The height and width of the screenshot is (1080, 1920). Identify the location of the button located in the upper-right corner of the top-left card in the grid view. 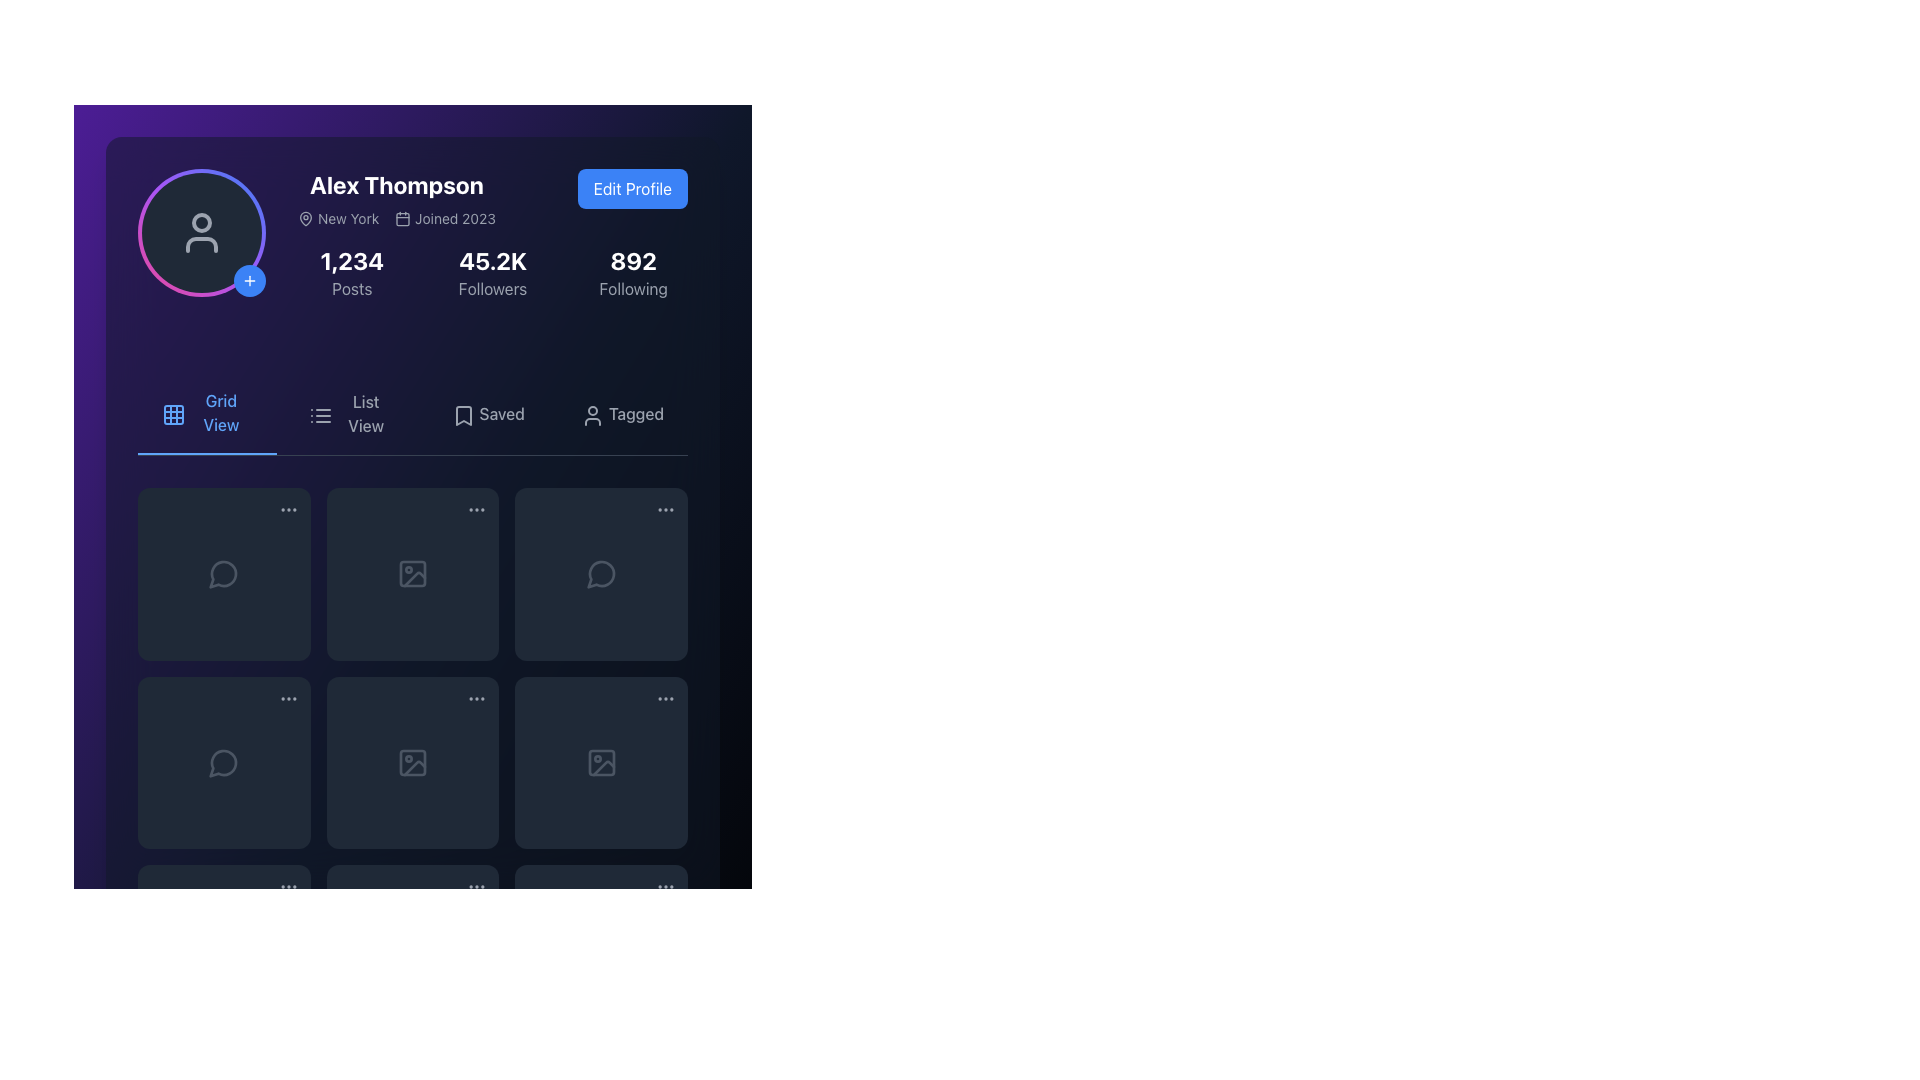
(287, 508).